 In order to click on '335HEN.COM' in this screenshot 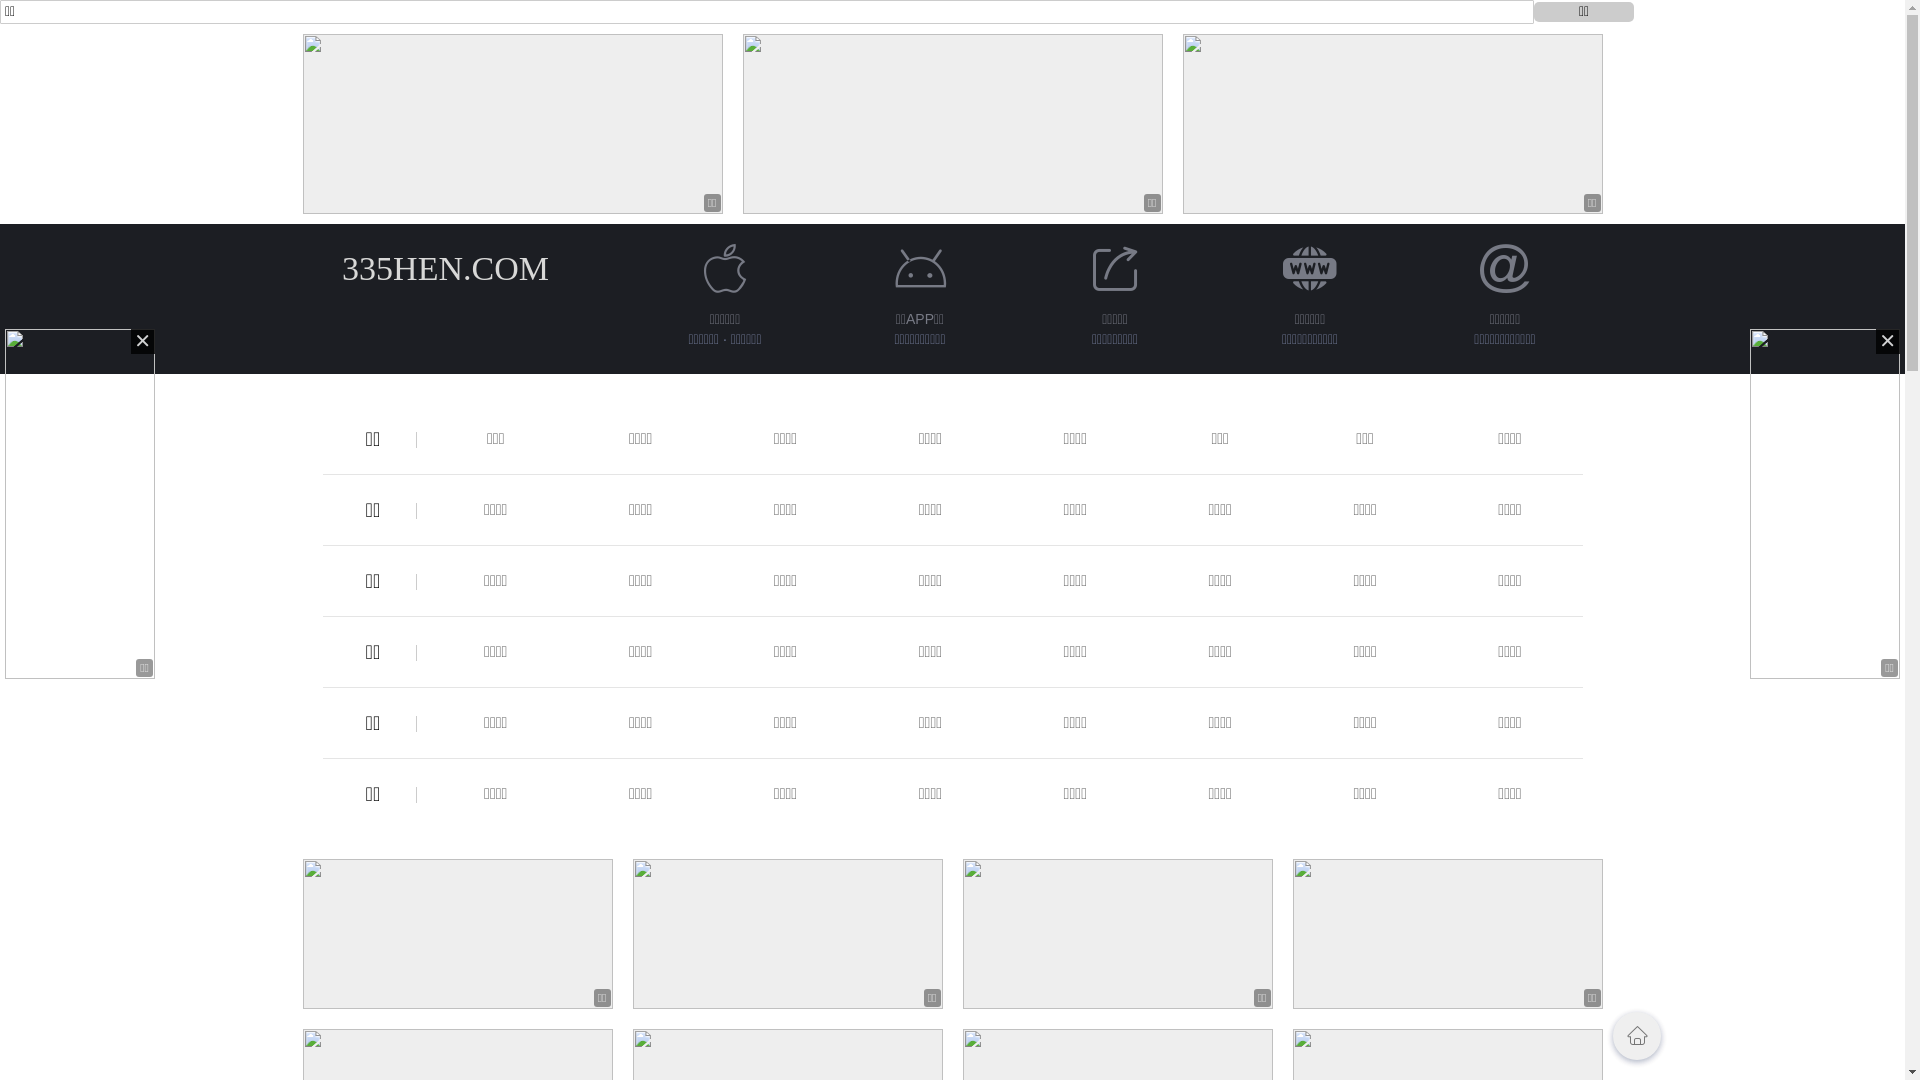, I will do `click(341, 267)`.